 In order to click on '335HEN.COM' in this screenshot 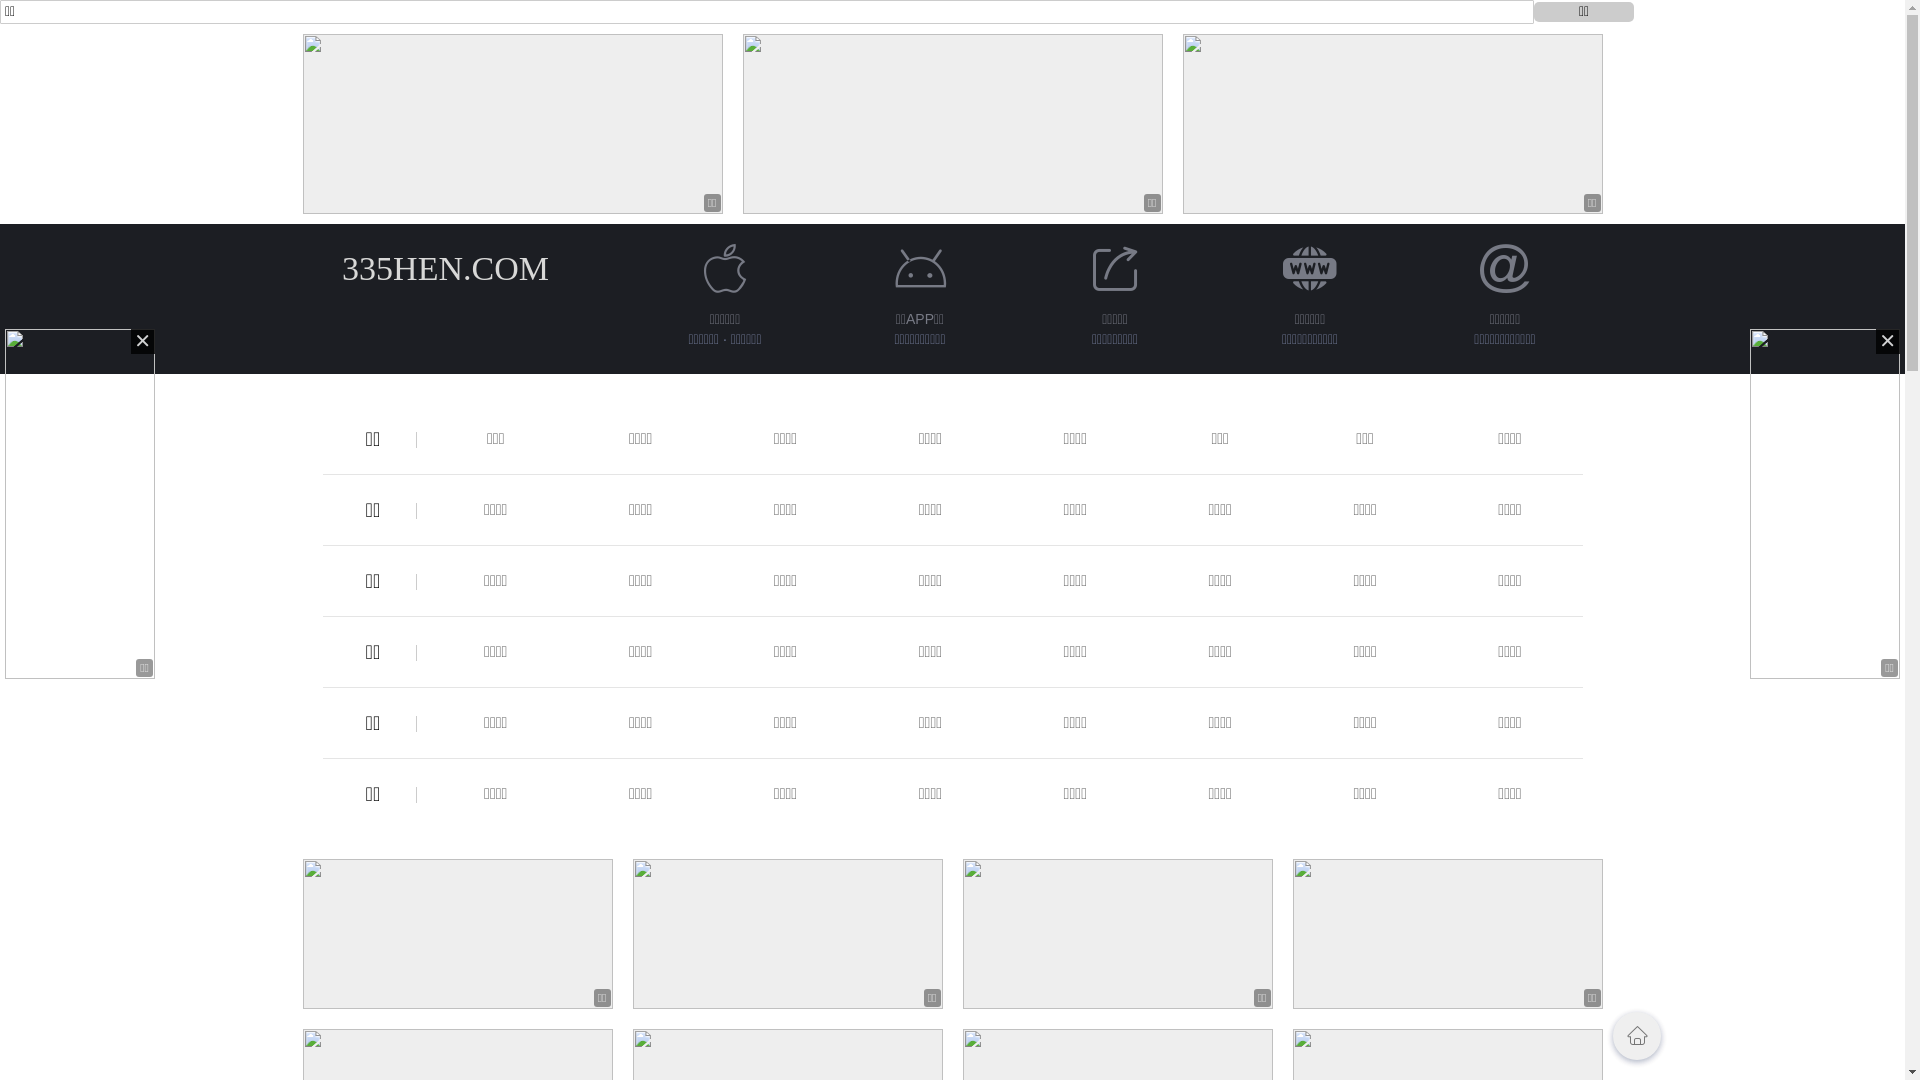, I will do `click(341, 267)`.